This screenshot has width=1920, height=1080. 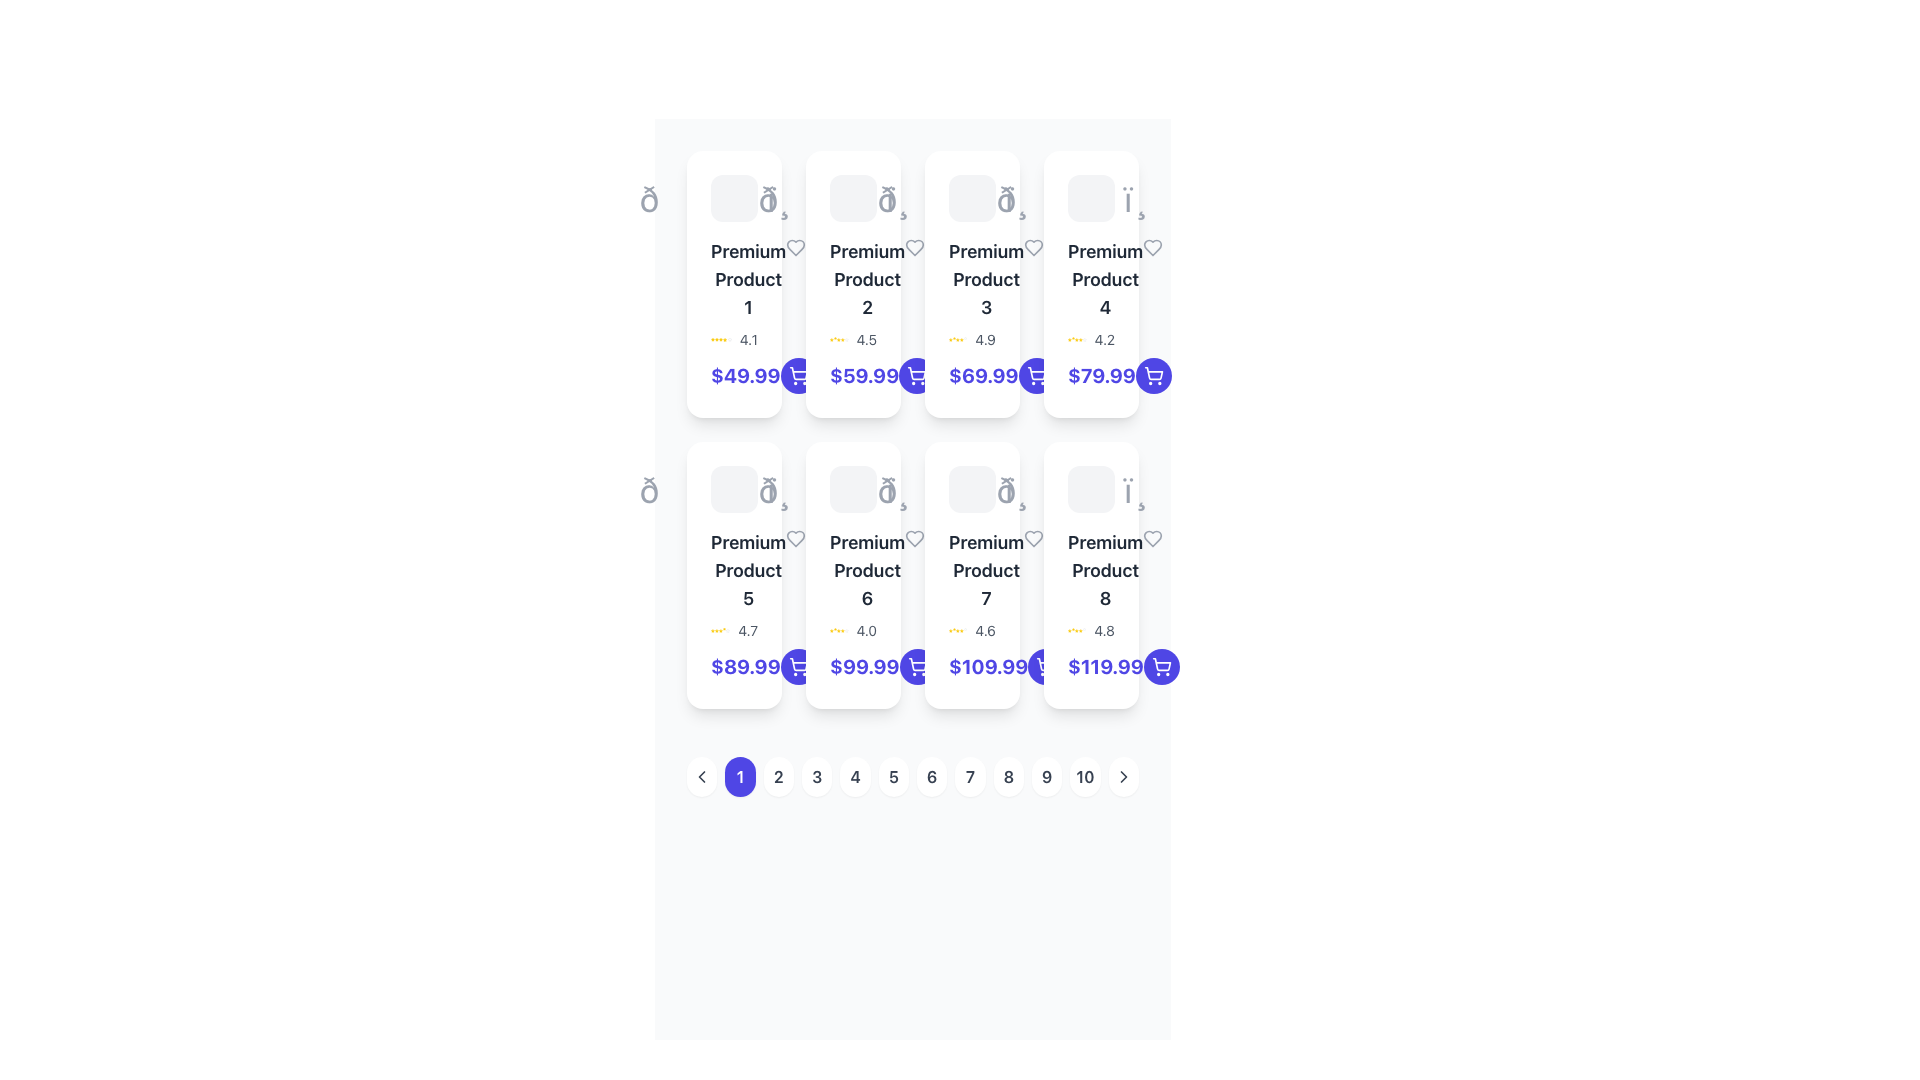 What do you see at coordinates (835, 338) in the screenshot?
I see `the star icon representing the second star in the 4.5-star rating for the 'Premium Product 2' in the grid` at bounding box center [835, 338].